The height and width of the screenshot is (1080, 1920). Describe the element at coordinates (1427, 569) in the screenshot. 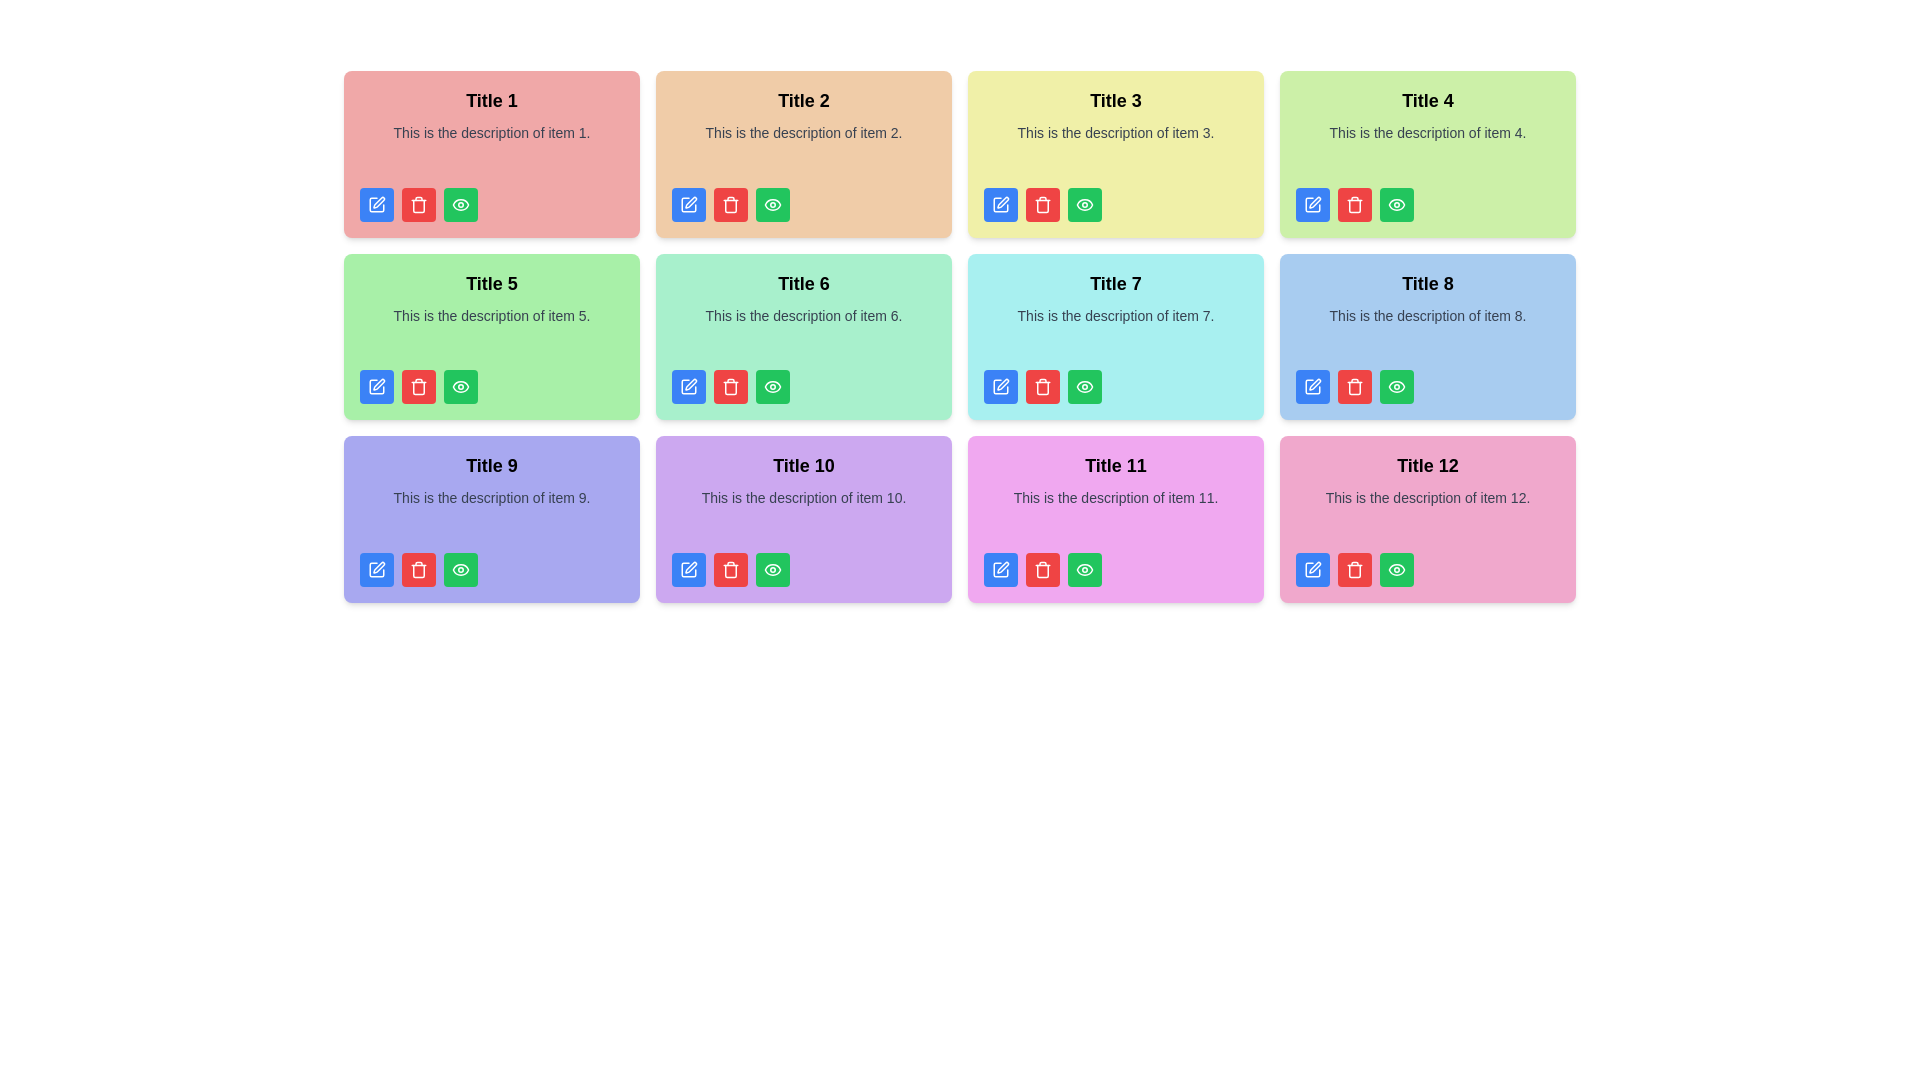

I see `the third action bar in the fourth row of the grid layout, located below the item labeled 'Title 12'` at that location.